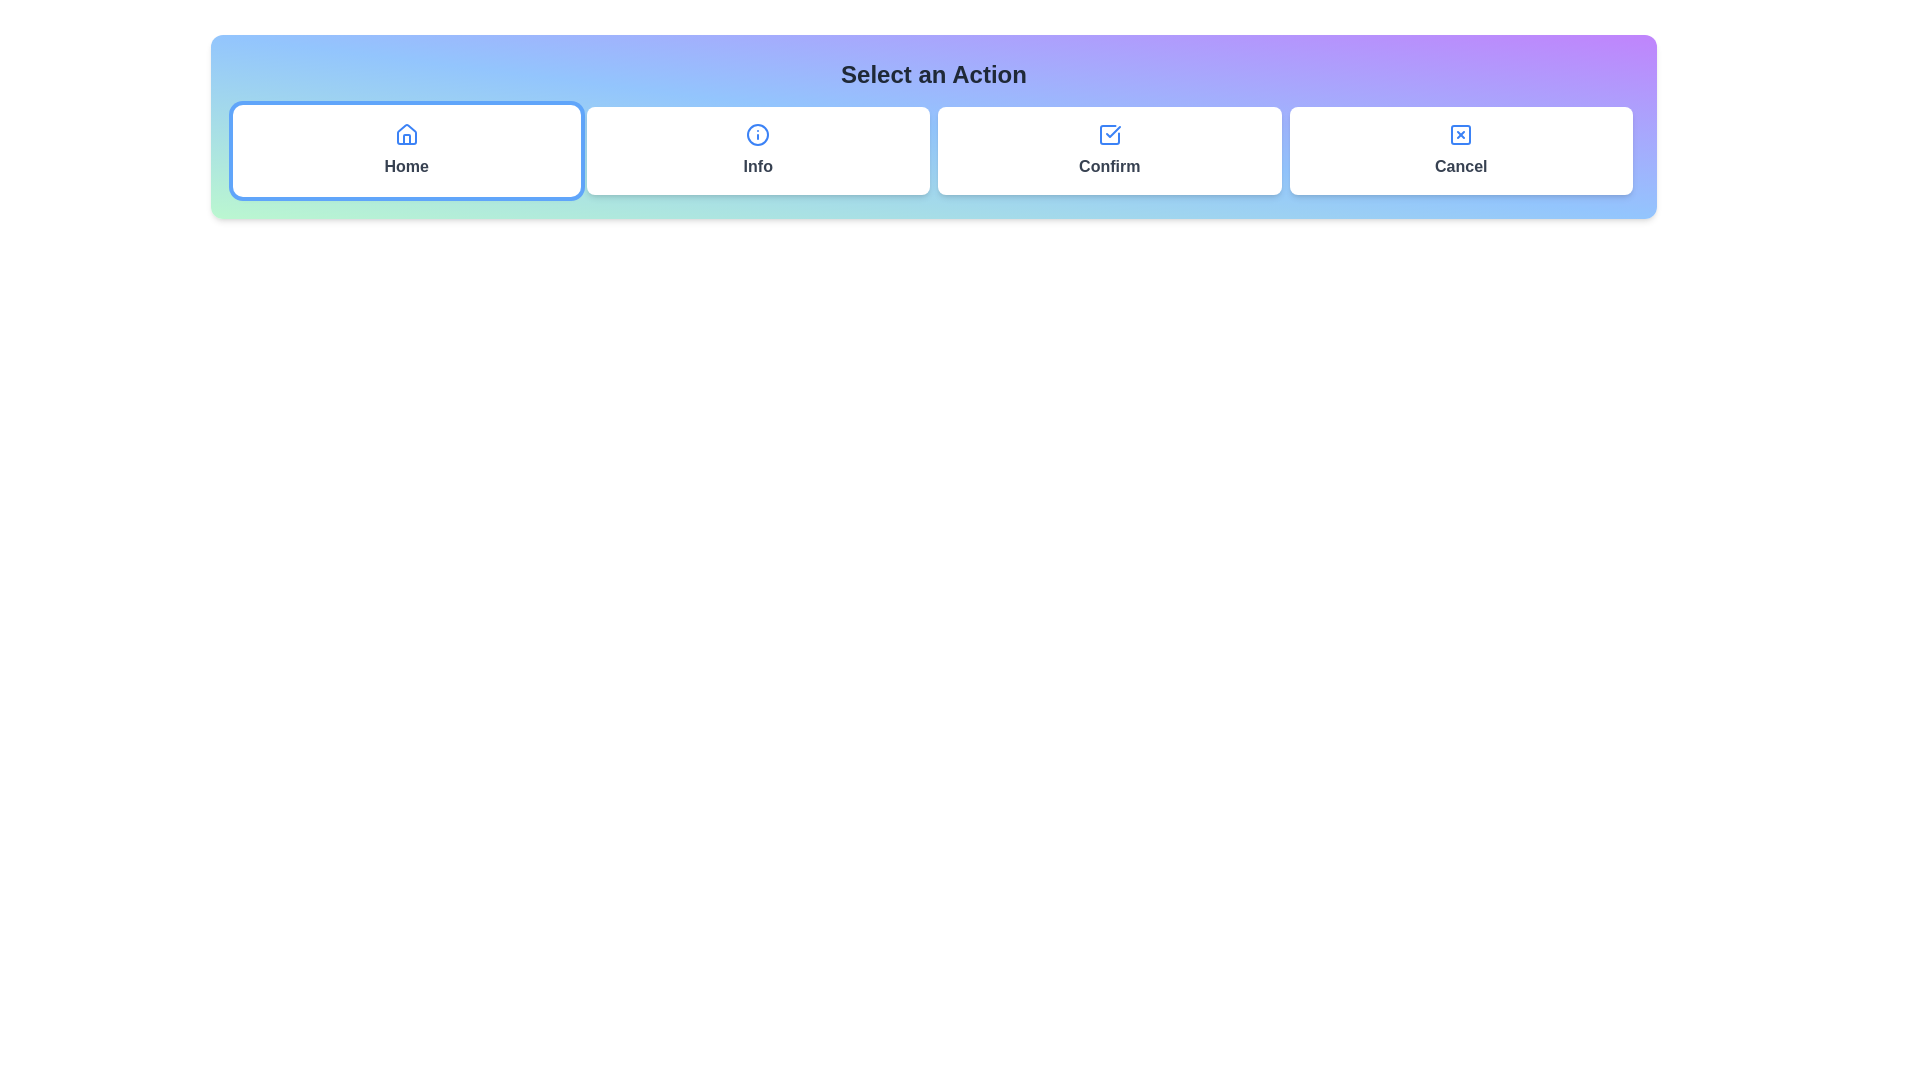 The image size is (1920, 1080). I want to click on the Info button to change the active icon, so click(757, 149).